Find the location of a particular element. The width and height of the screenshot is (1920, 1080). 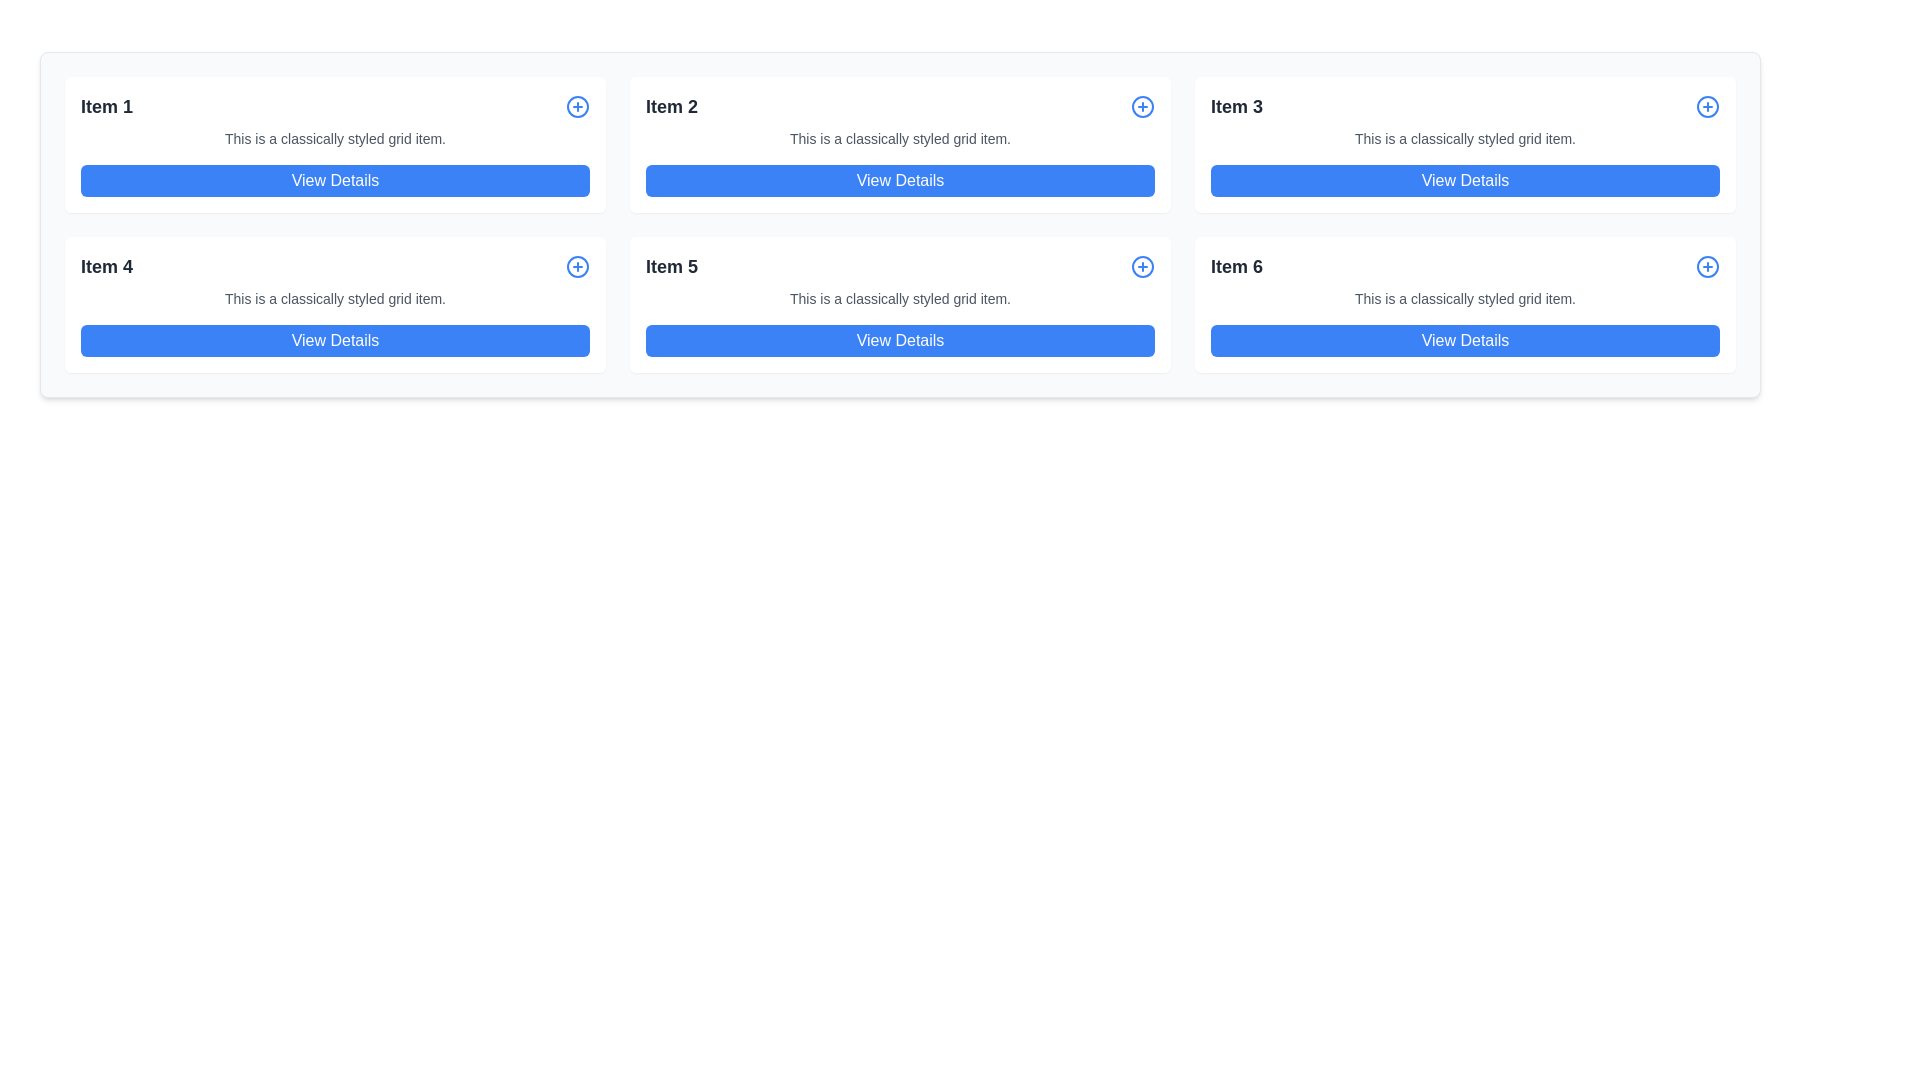

the button with a blue background and white text reading 'View Details' to trigger the color change effect is located at coordinates (899, 339).